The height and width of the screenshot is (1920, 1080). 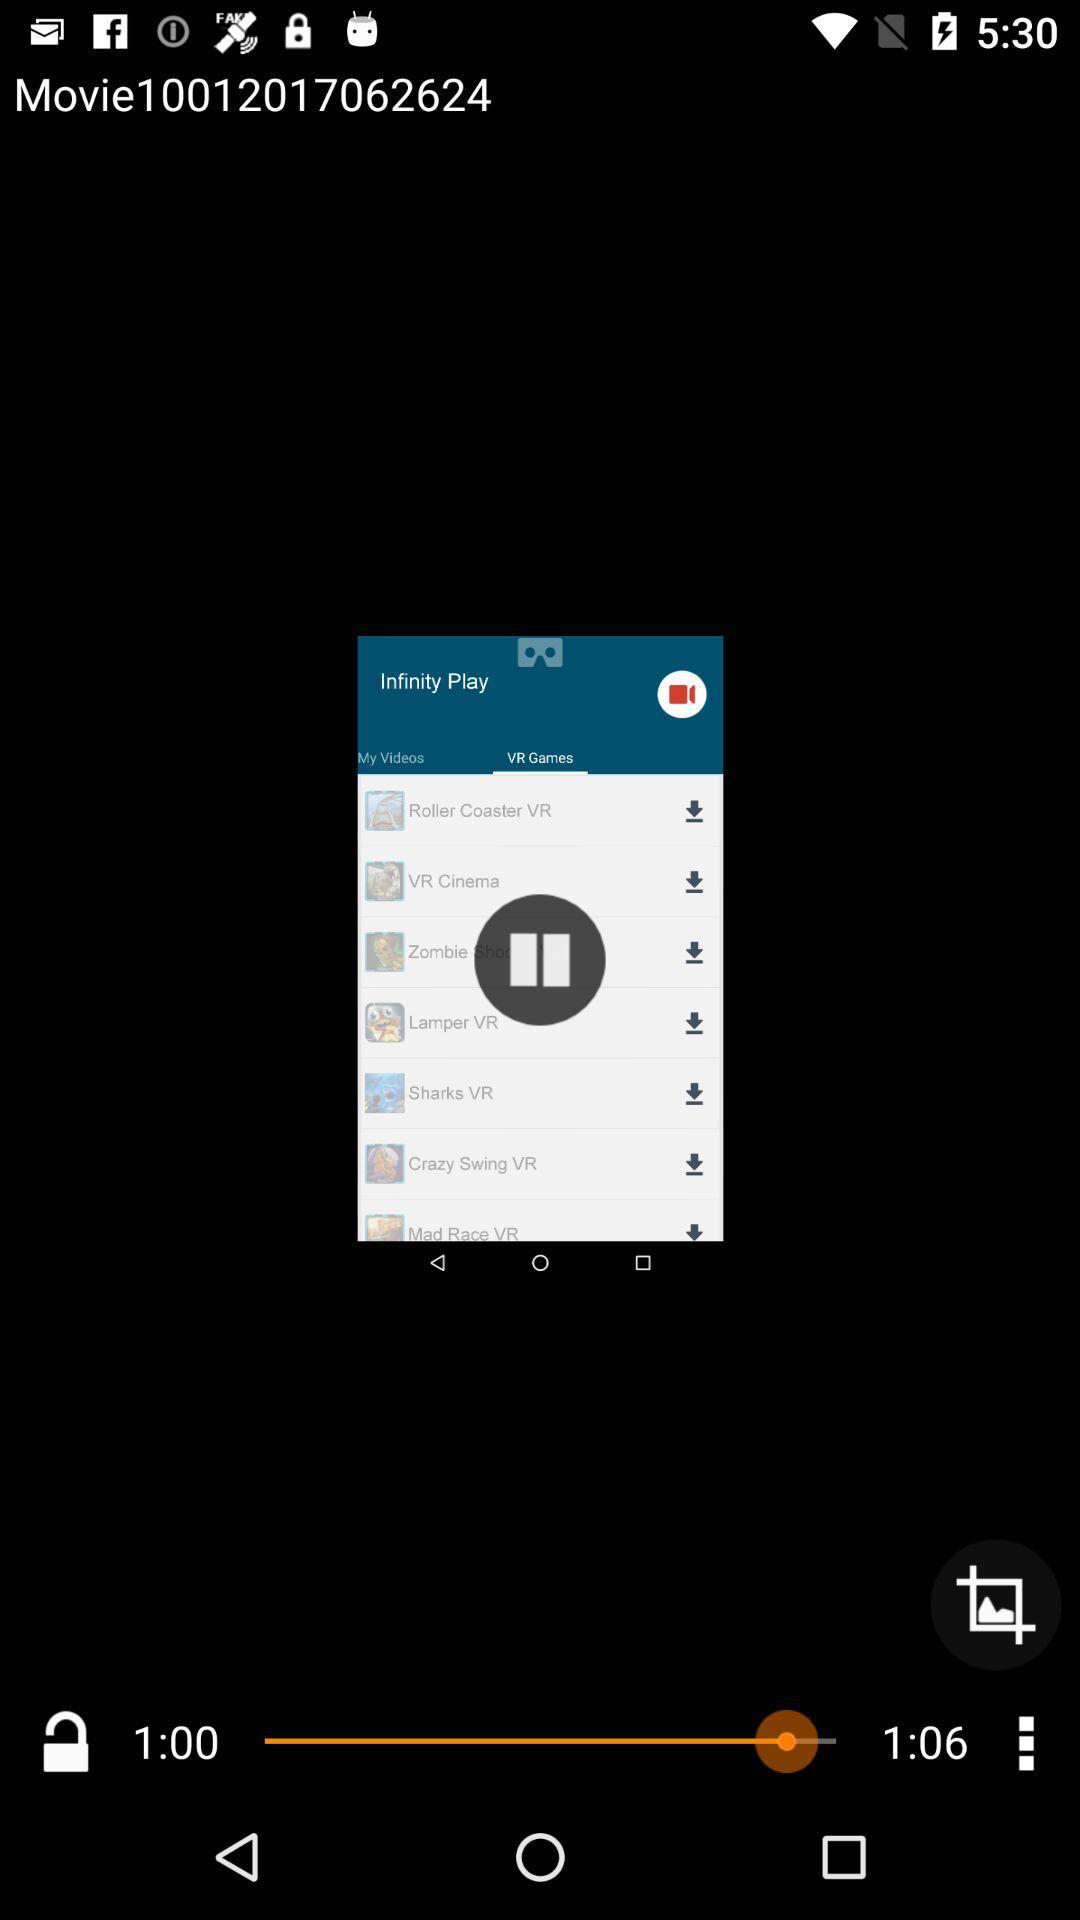 What do you see at coordinates (64, 1740) in the screenshot?
I see `the lock icon` at bounding box center [64, 1740].